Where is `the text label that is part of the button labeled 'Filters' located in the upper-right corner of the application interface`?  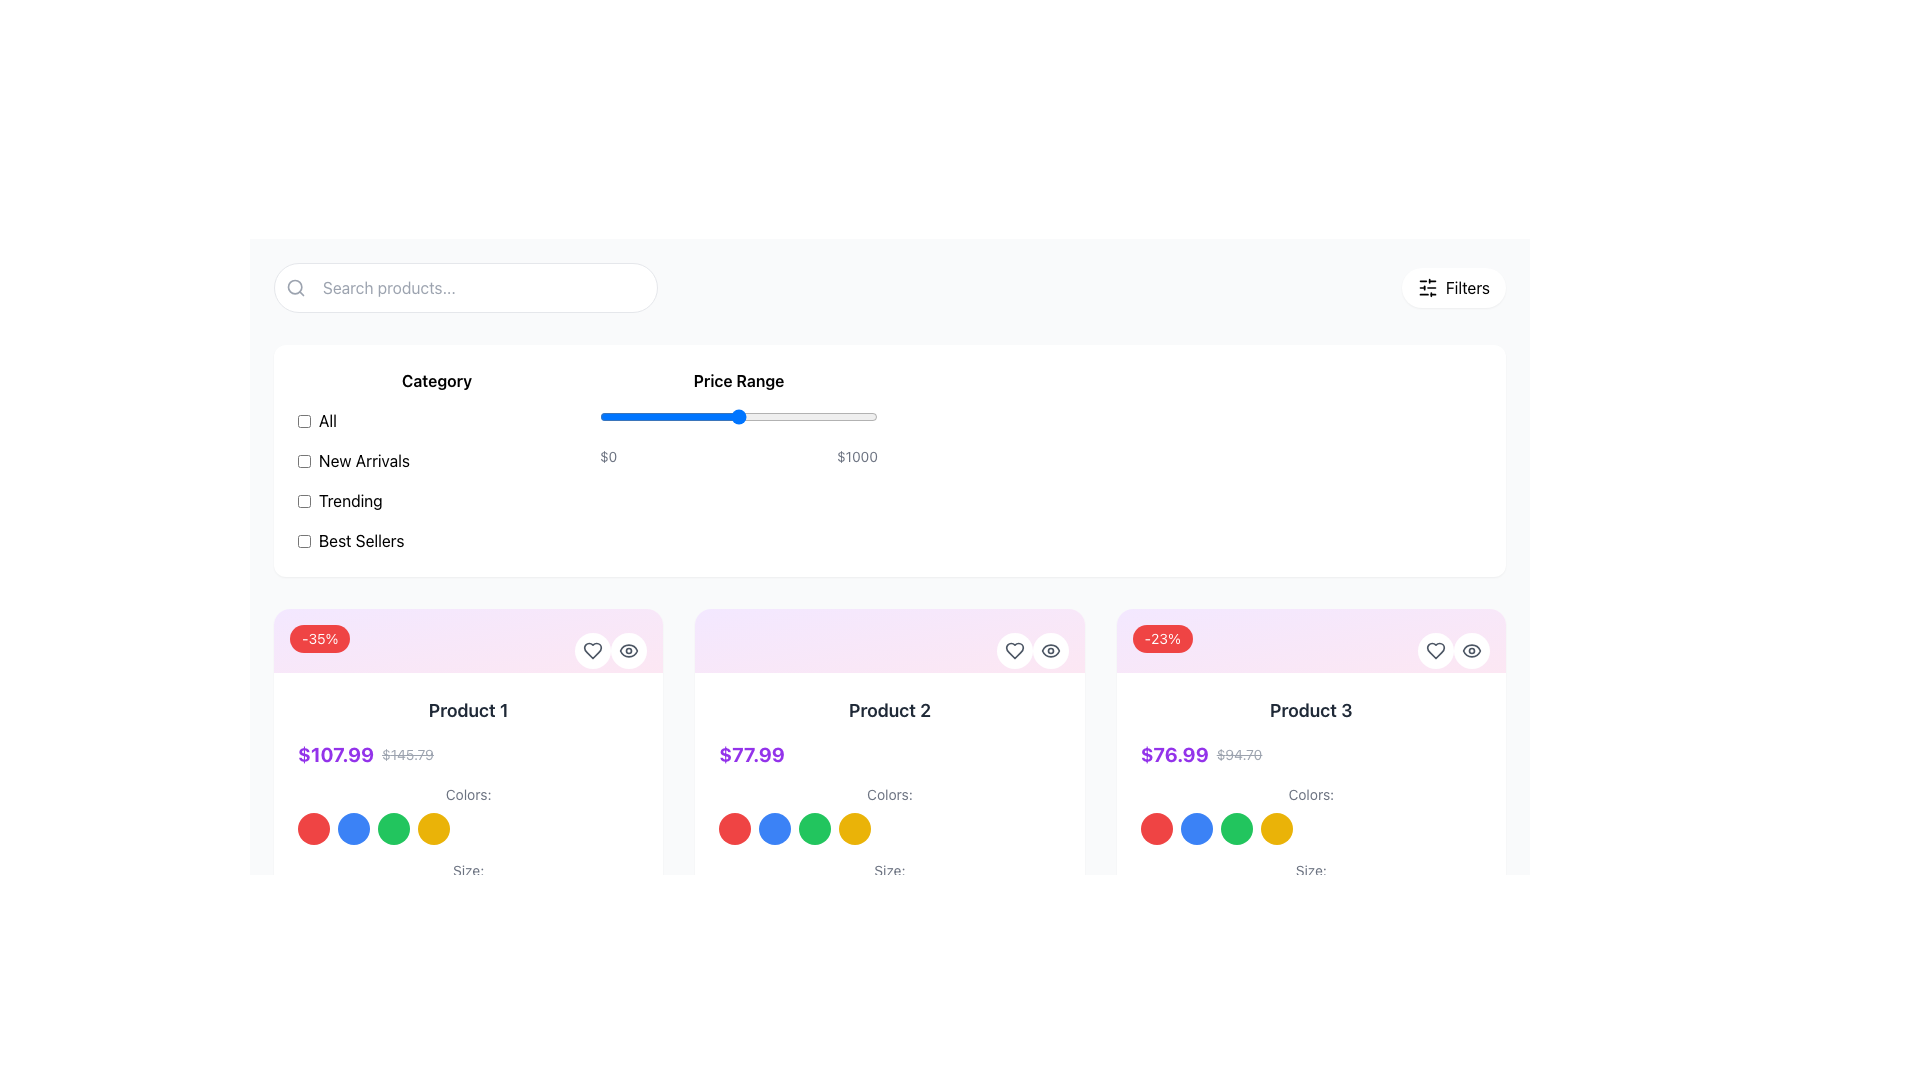
the text label that is part of the button labeled 'Filters' located in the upper-right corner of the application interface is located at coordinates (1468, 288).